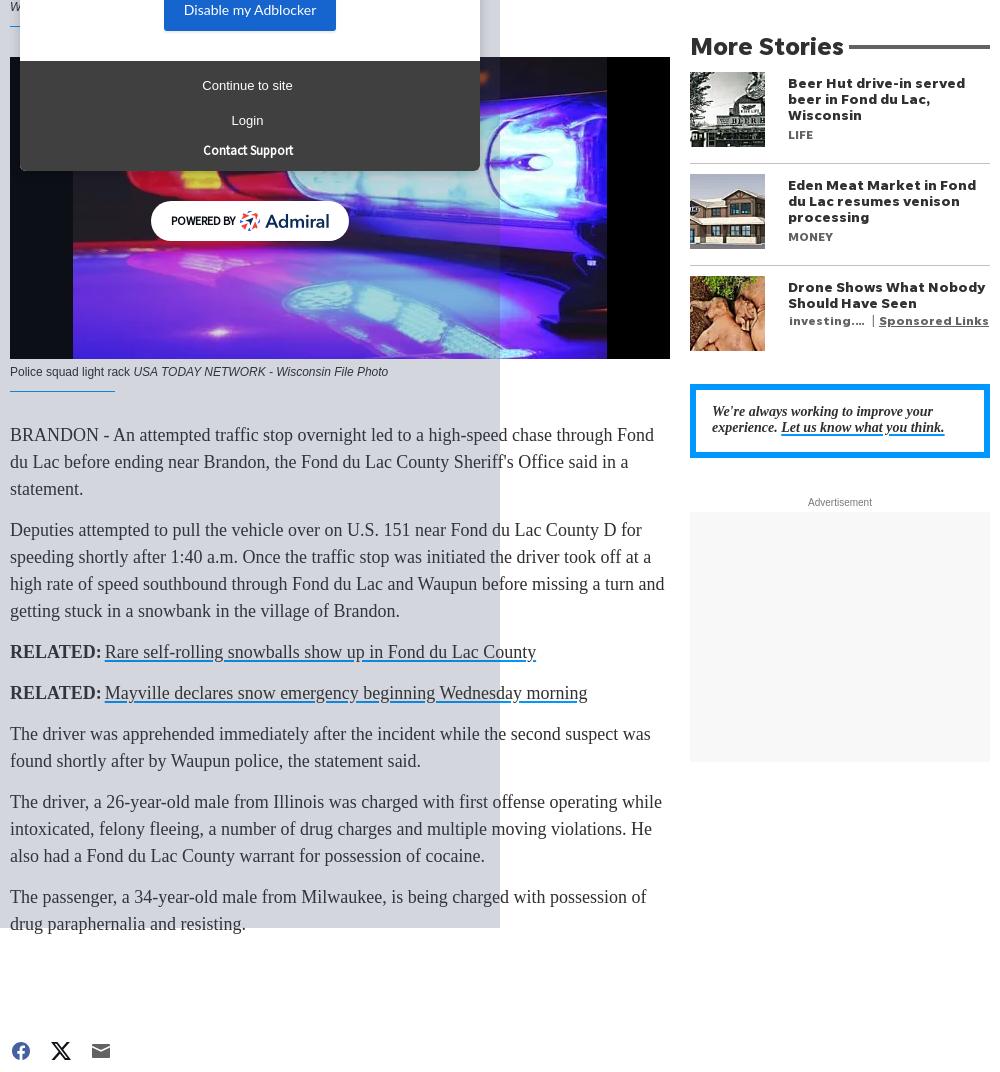 Image resolution: width=1000 pixels, height=1072 pixels. Describe the element at coordinates (344, 692) in the screenshot. I see `'Mayville declares snow emergency beginning Wednesday morning'` at that location.